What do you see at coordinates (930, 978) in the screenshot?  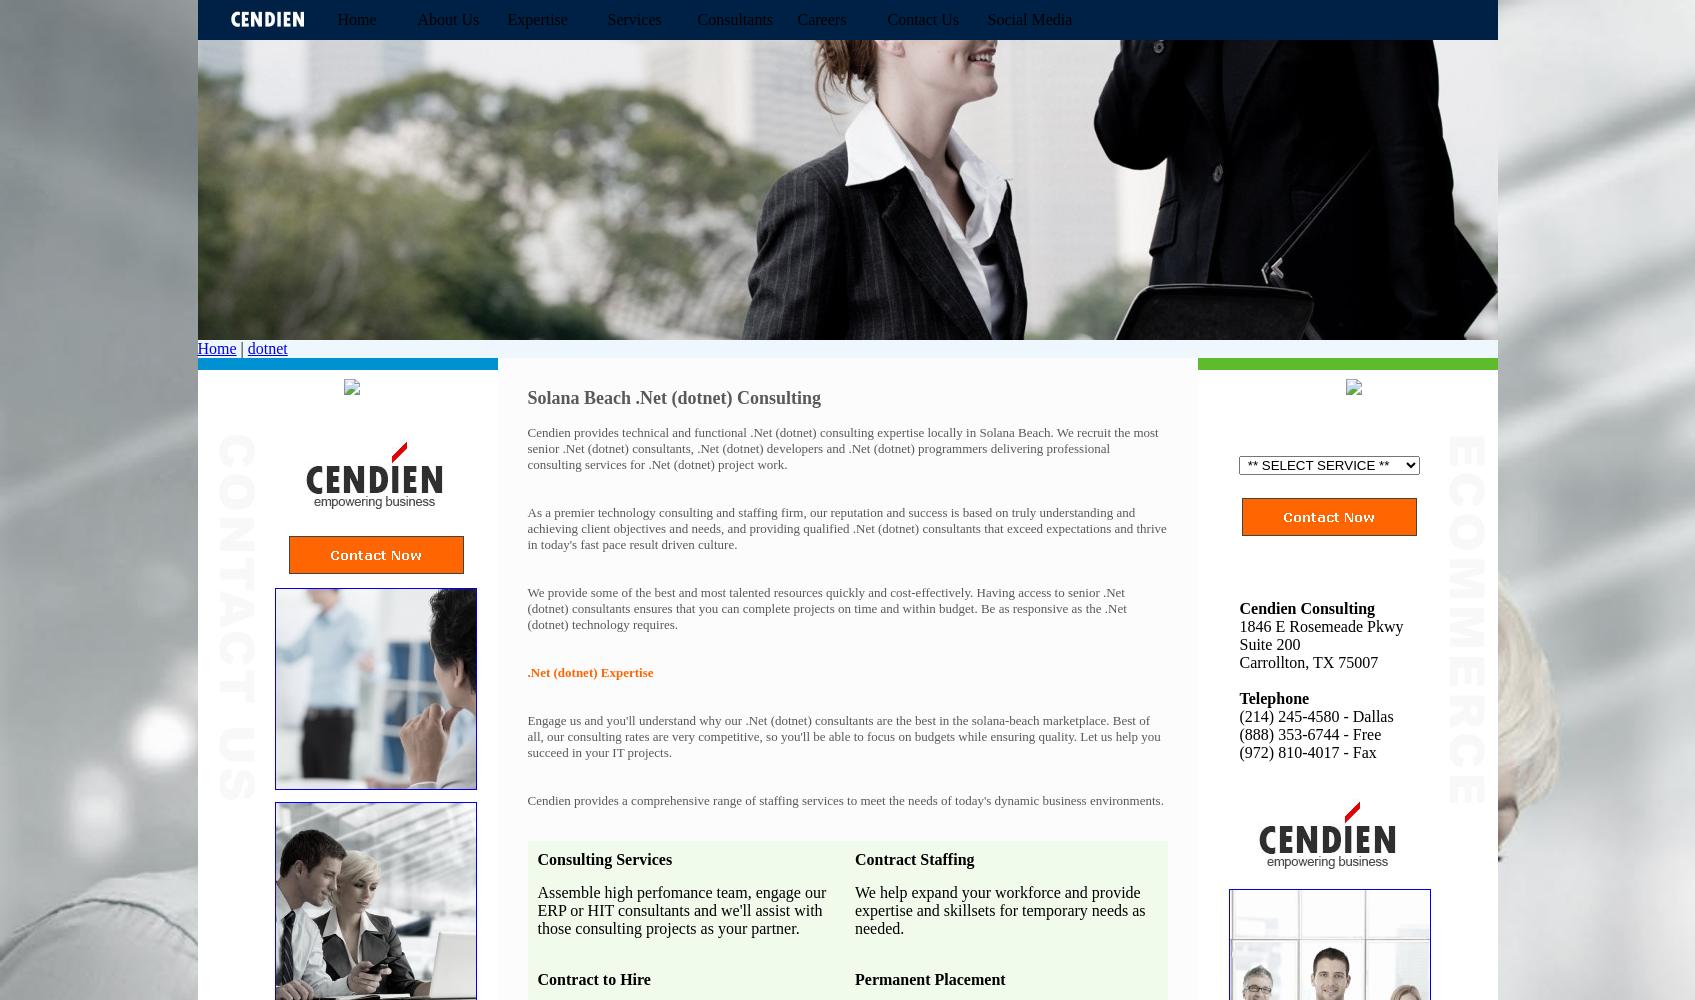 I see `'Permanent Placement'` at bounding box center [930, 978].